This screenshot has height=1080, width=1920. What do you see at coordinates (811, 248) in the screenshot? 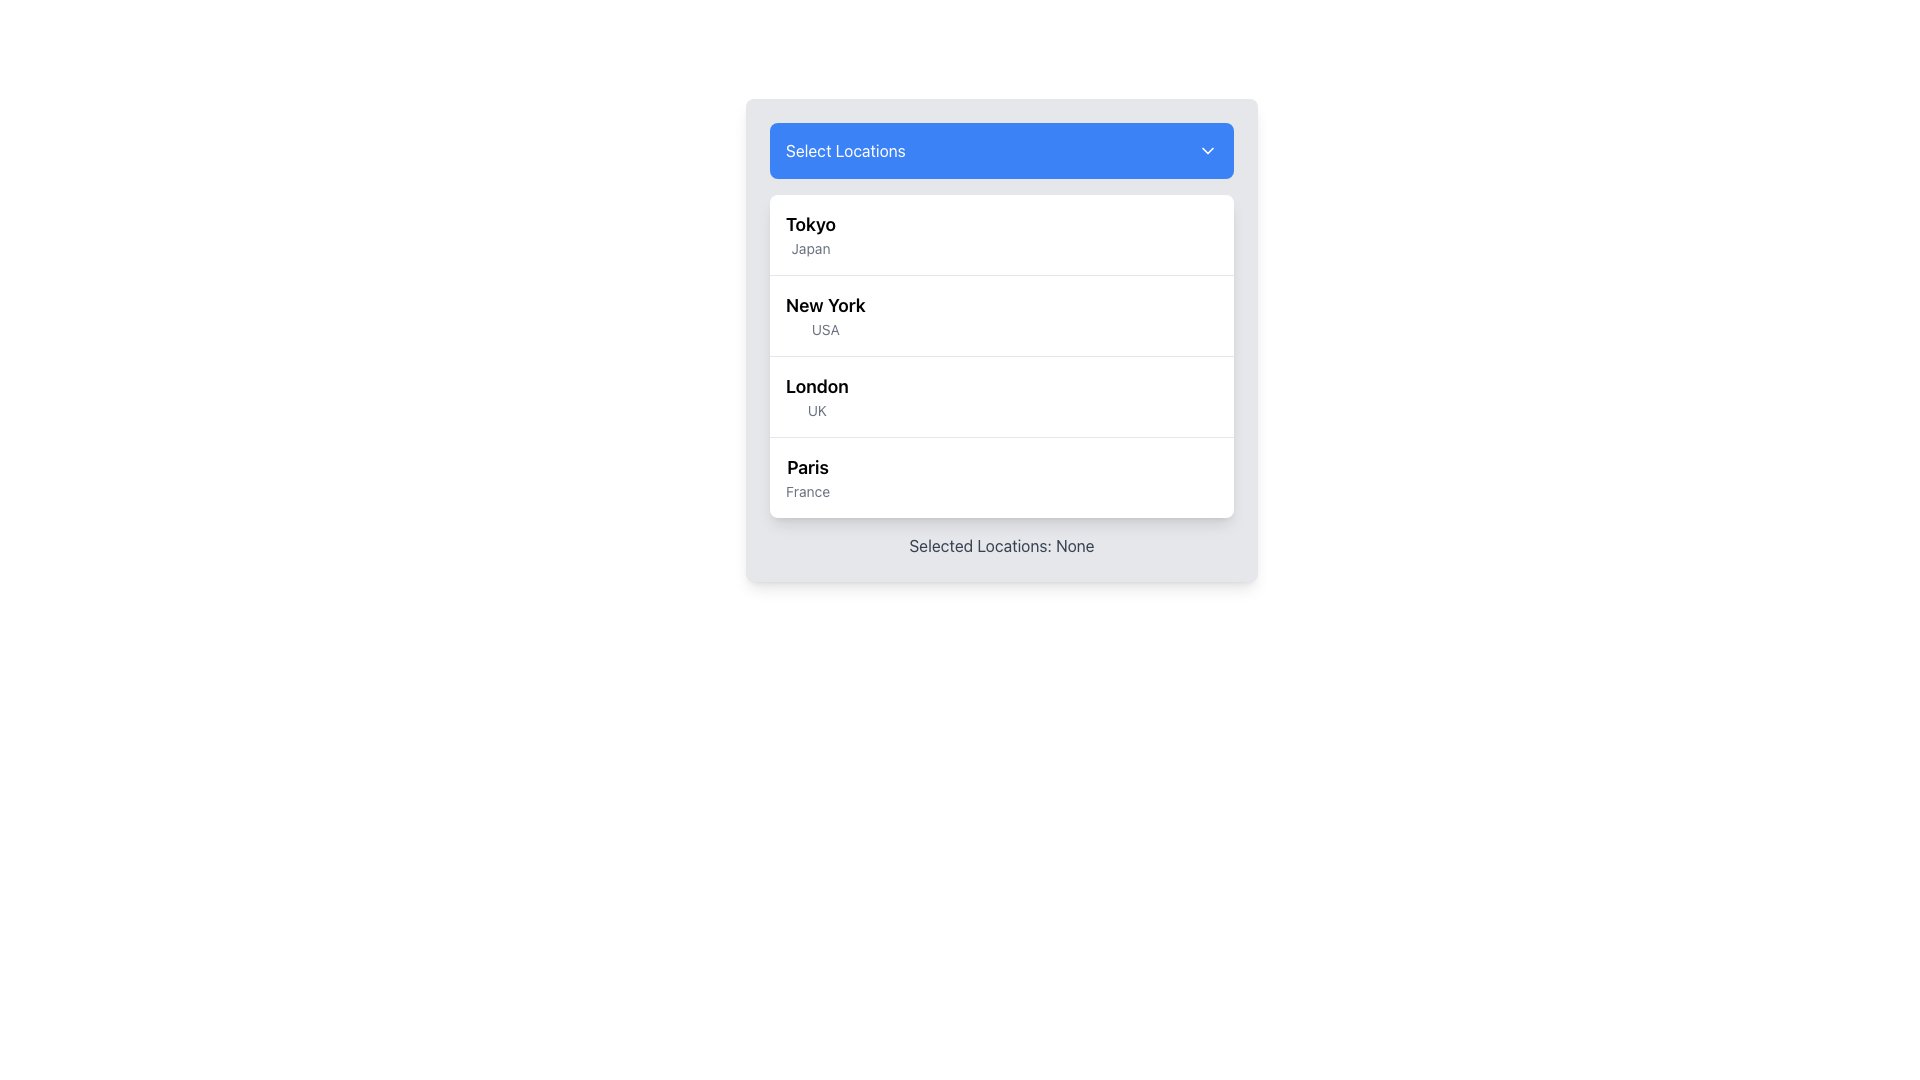
I see `the label element containing the text 'Japan', which is styled as a smaller and lighter subtext directly below 'Tokyo' in the dropdown list under 'Select Locations'` at bounding box center [811, 248].